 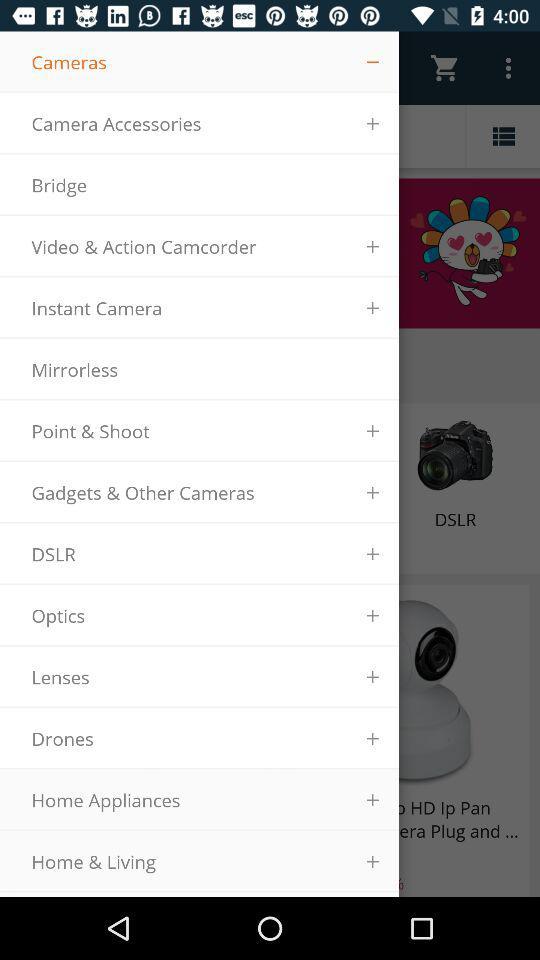 I want to click on the list icon, so click(x=502, y=135).